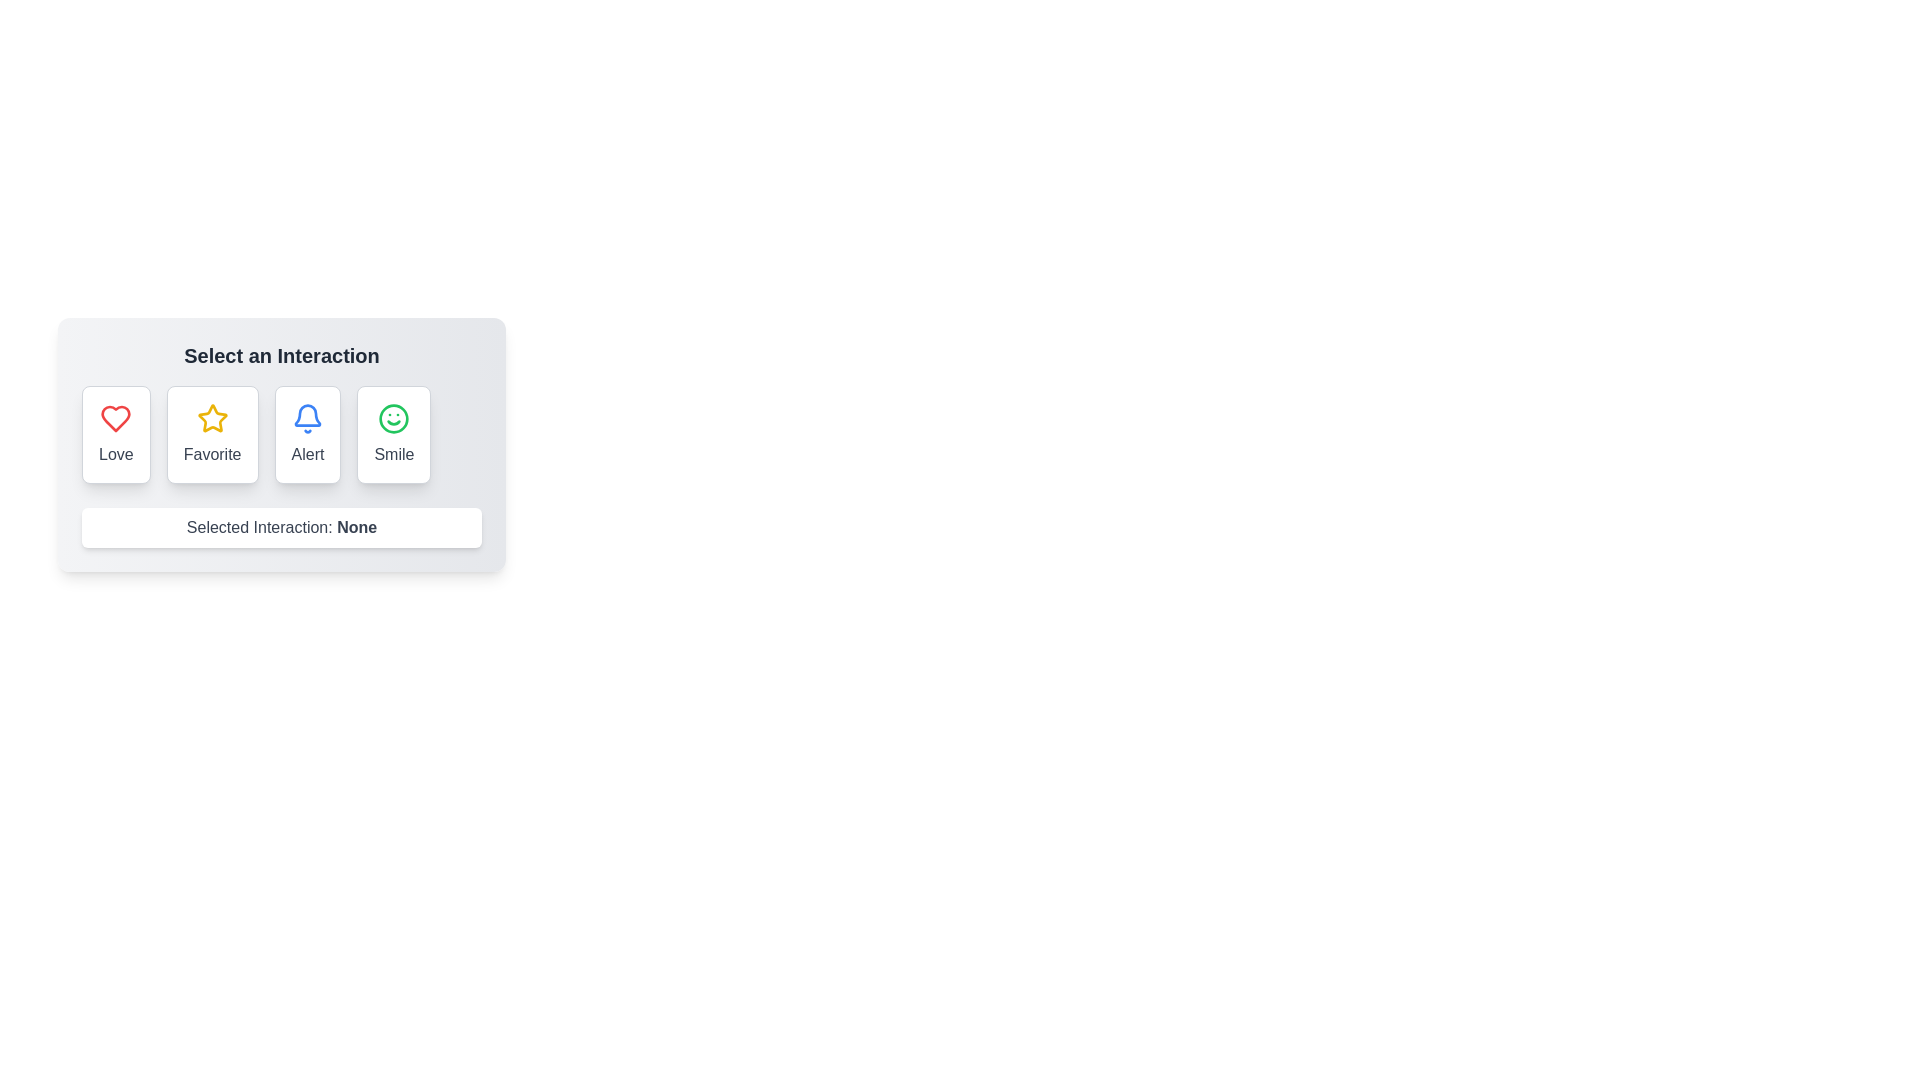  Describe the element at coordinates (211, 434) in the screenshot. I see `the button labeled Favorite to observe the hover effect` at that location.